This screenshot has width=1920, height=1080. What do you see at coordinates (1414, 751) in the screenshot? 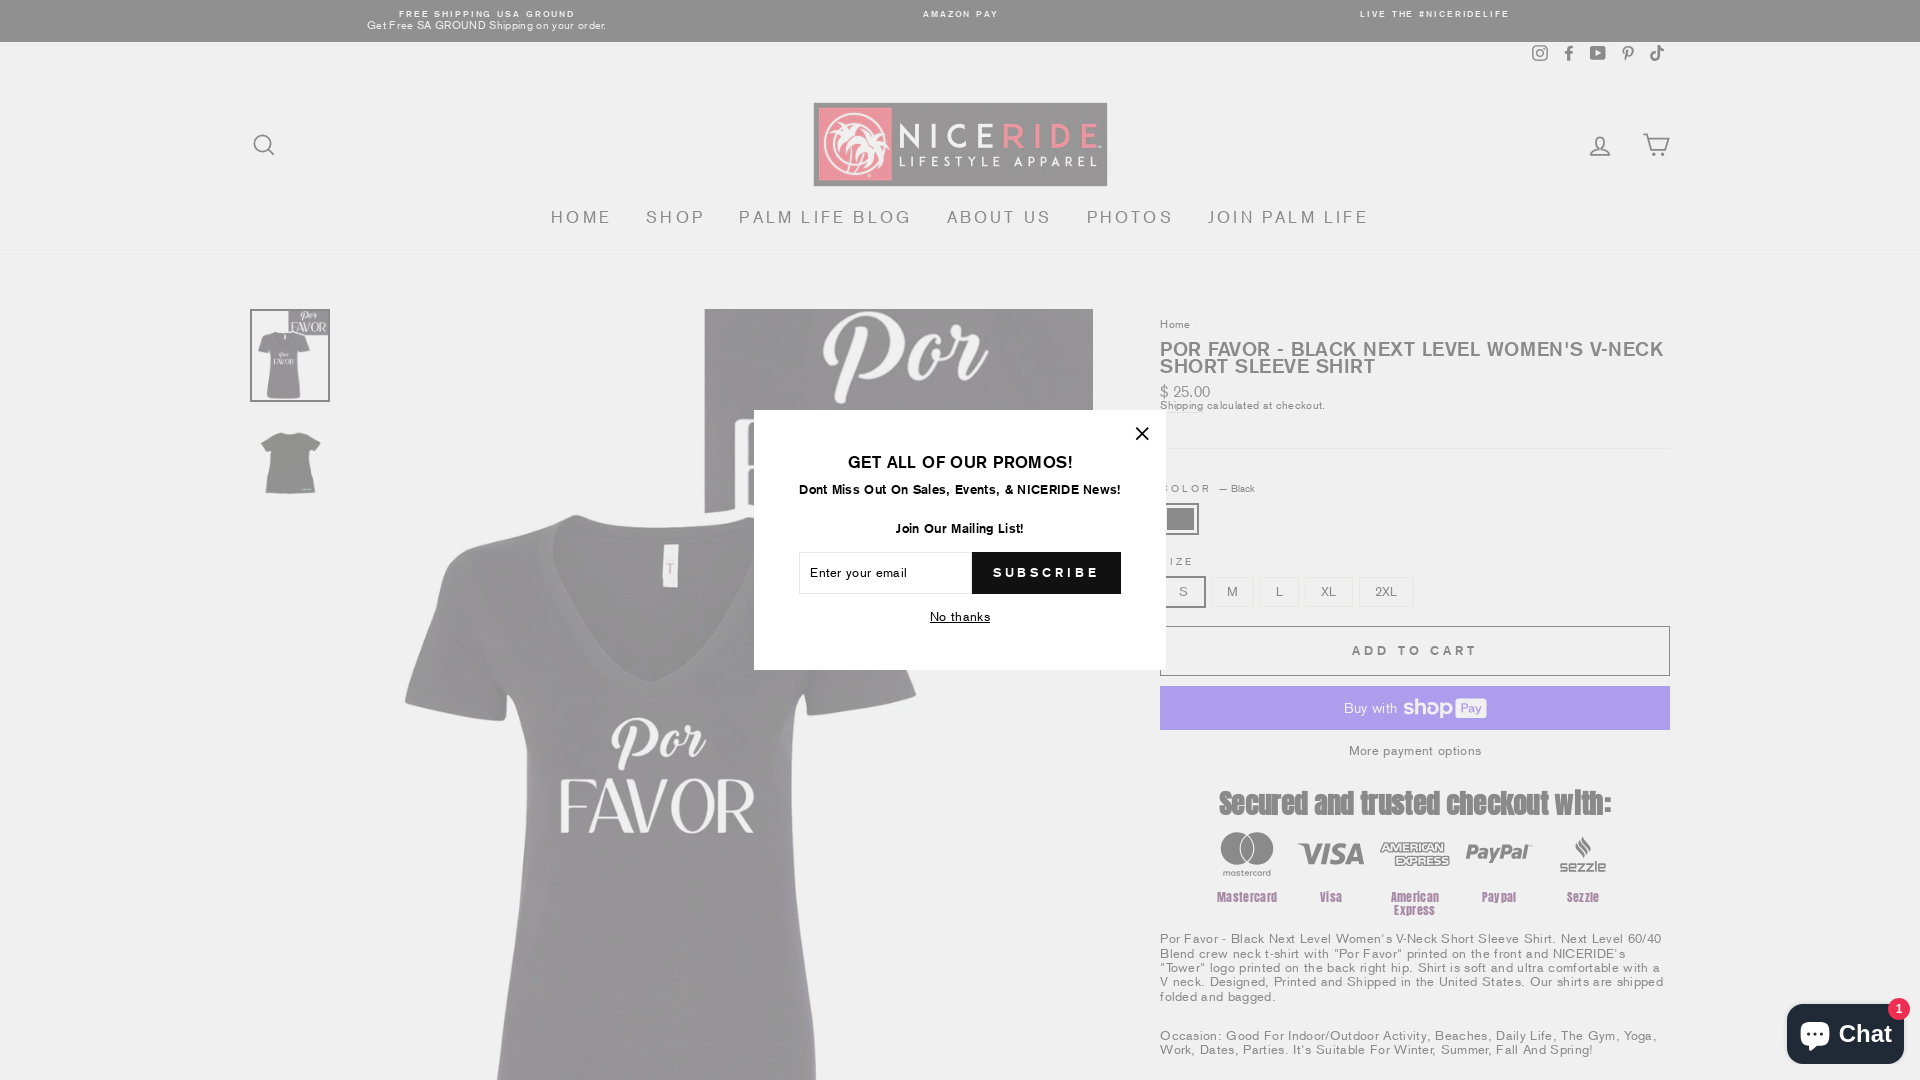
I see `'More payment options'` at bounding box center [1414, 751].